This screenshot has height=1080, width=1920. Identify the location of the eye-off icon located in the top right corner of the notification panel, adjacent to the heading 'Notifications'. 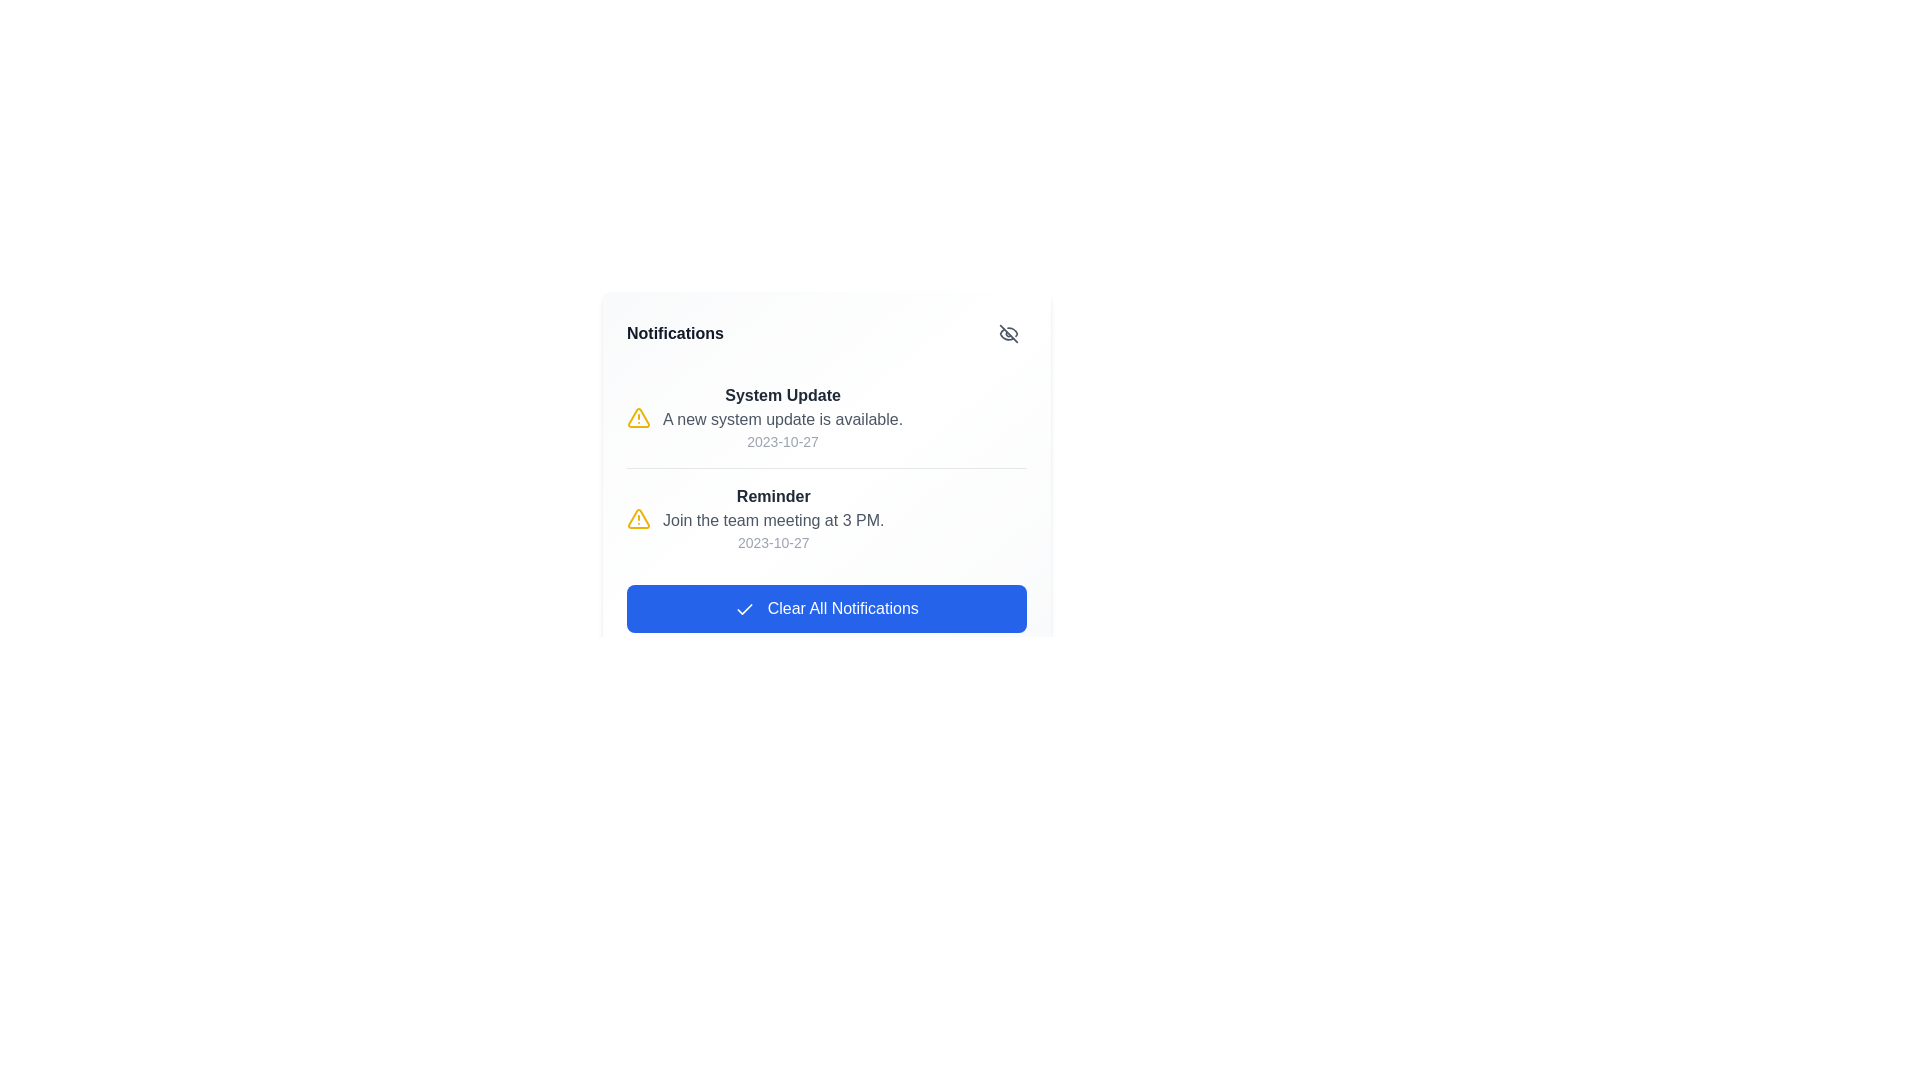
(1008, 333).